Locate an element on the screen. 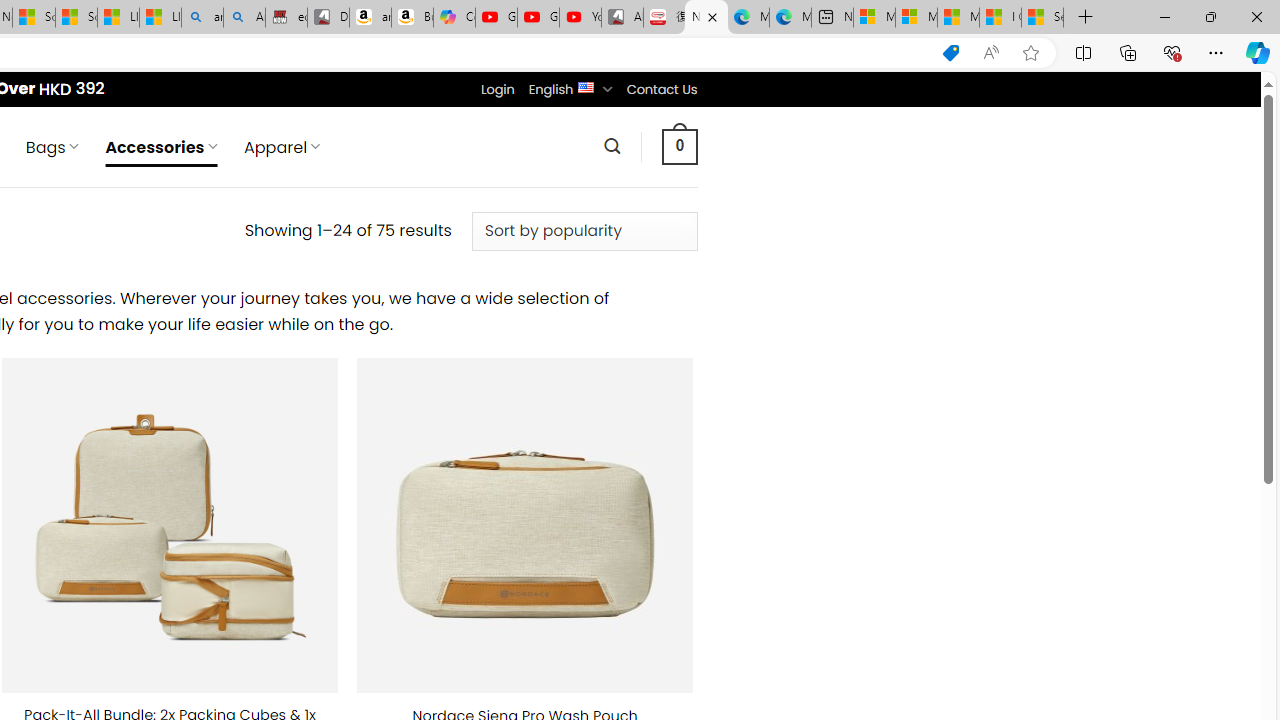 The height and width of the screenshot is (720, 1280). 'Contact Us' is located at coordinates (661, 88).